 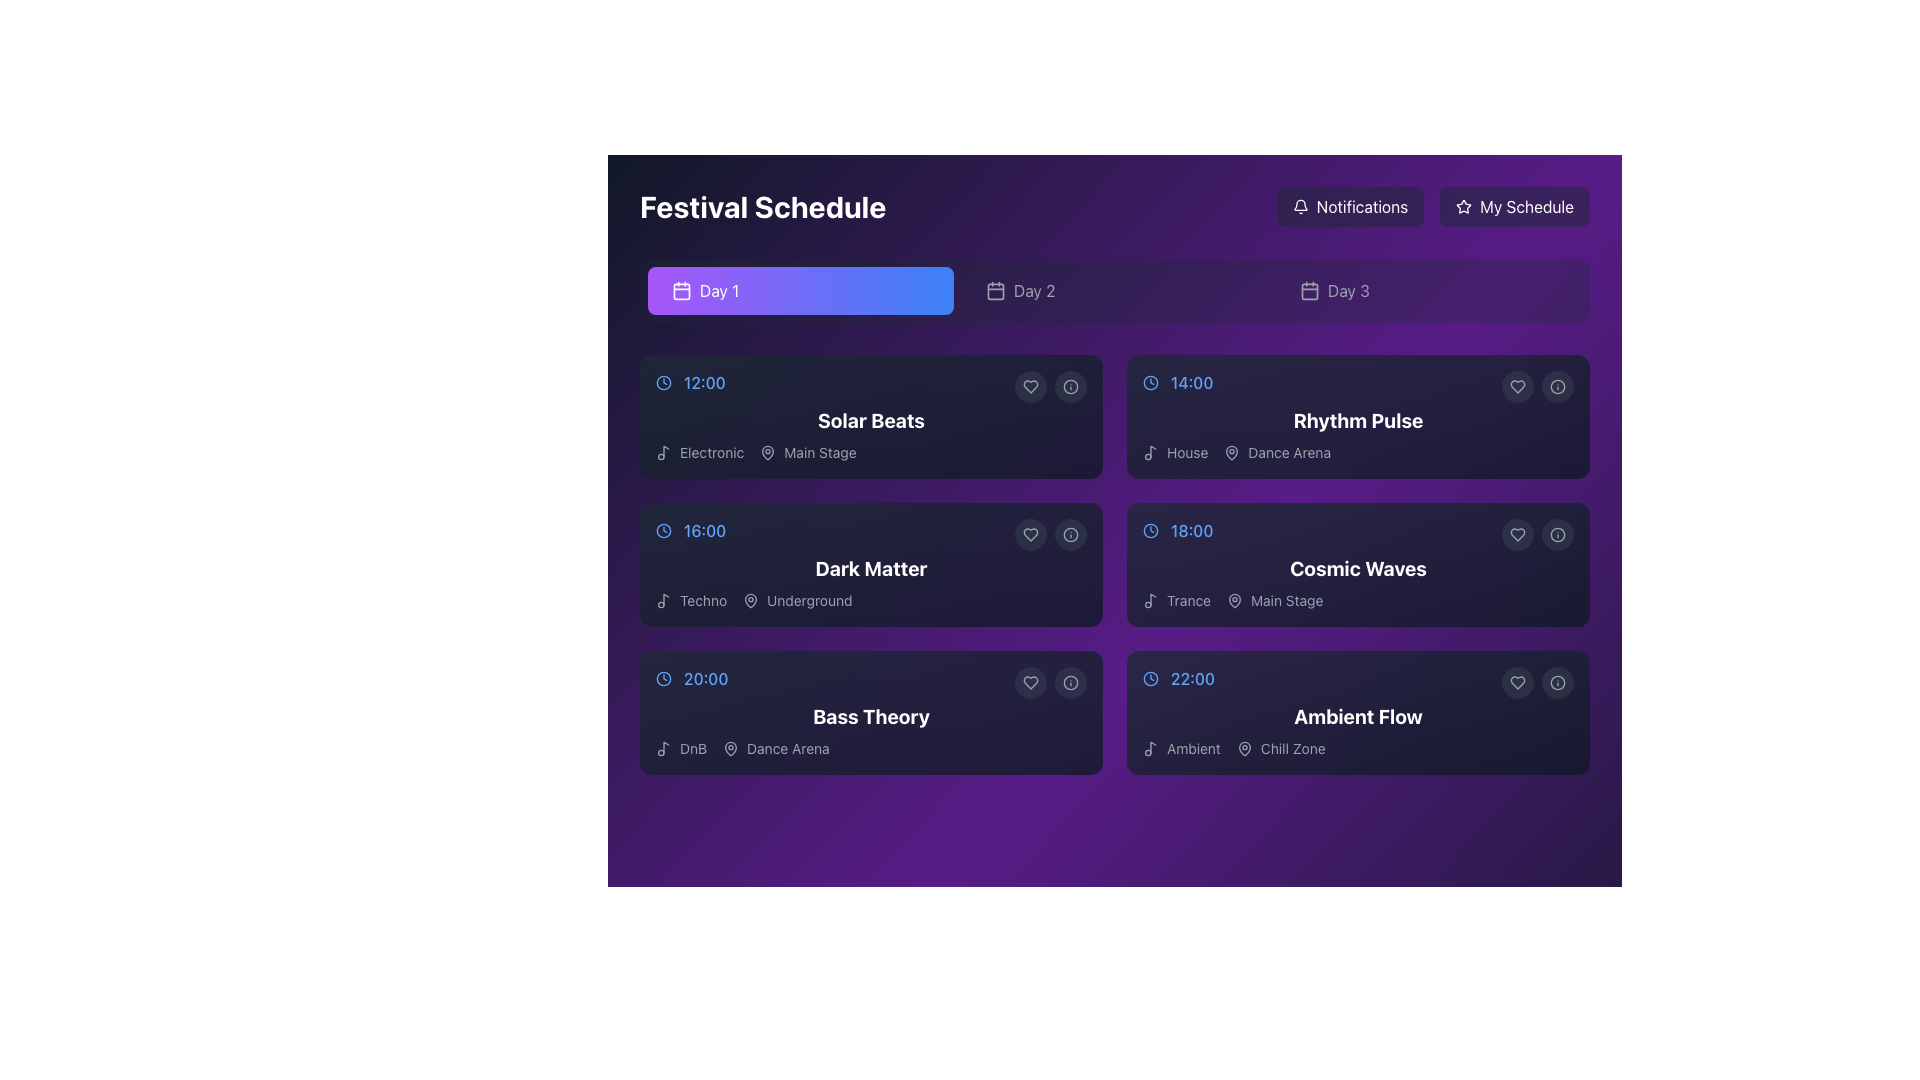 I want to click on the music note icon located in the details section of the 'Rhythm Pulse' event card, so click(x=1153, y=451).